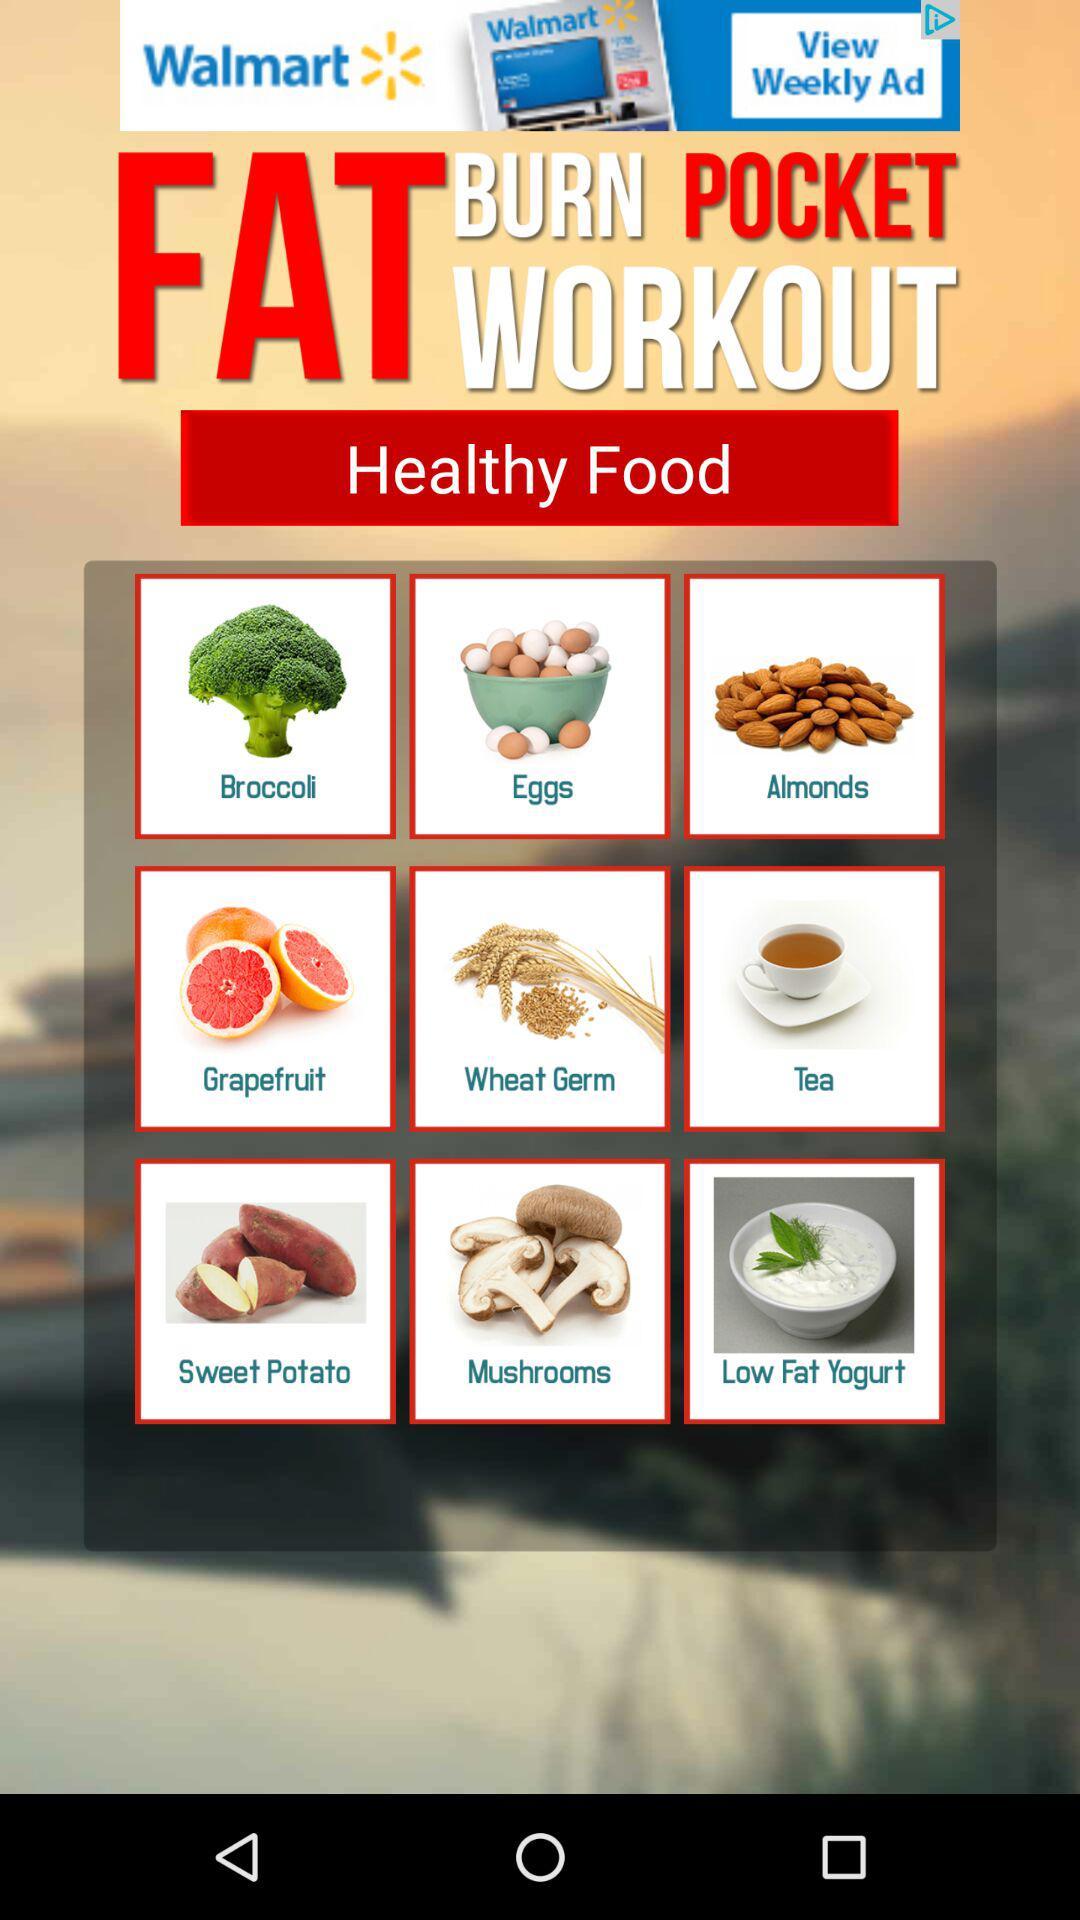 This screenshot has height=1920, width=1080. What do you see at coordinates (540, 706) in the screenshot?
I see `food options` at bounding box center [540, 706].